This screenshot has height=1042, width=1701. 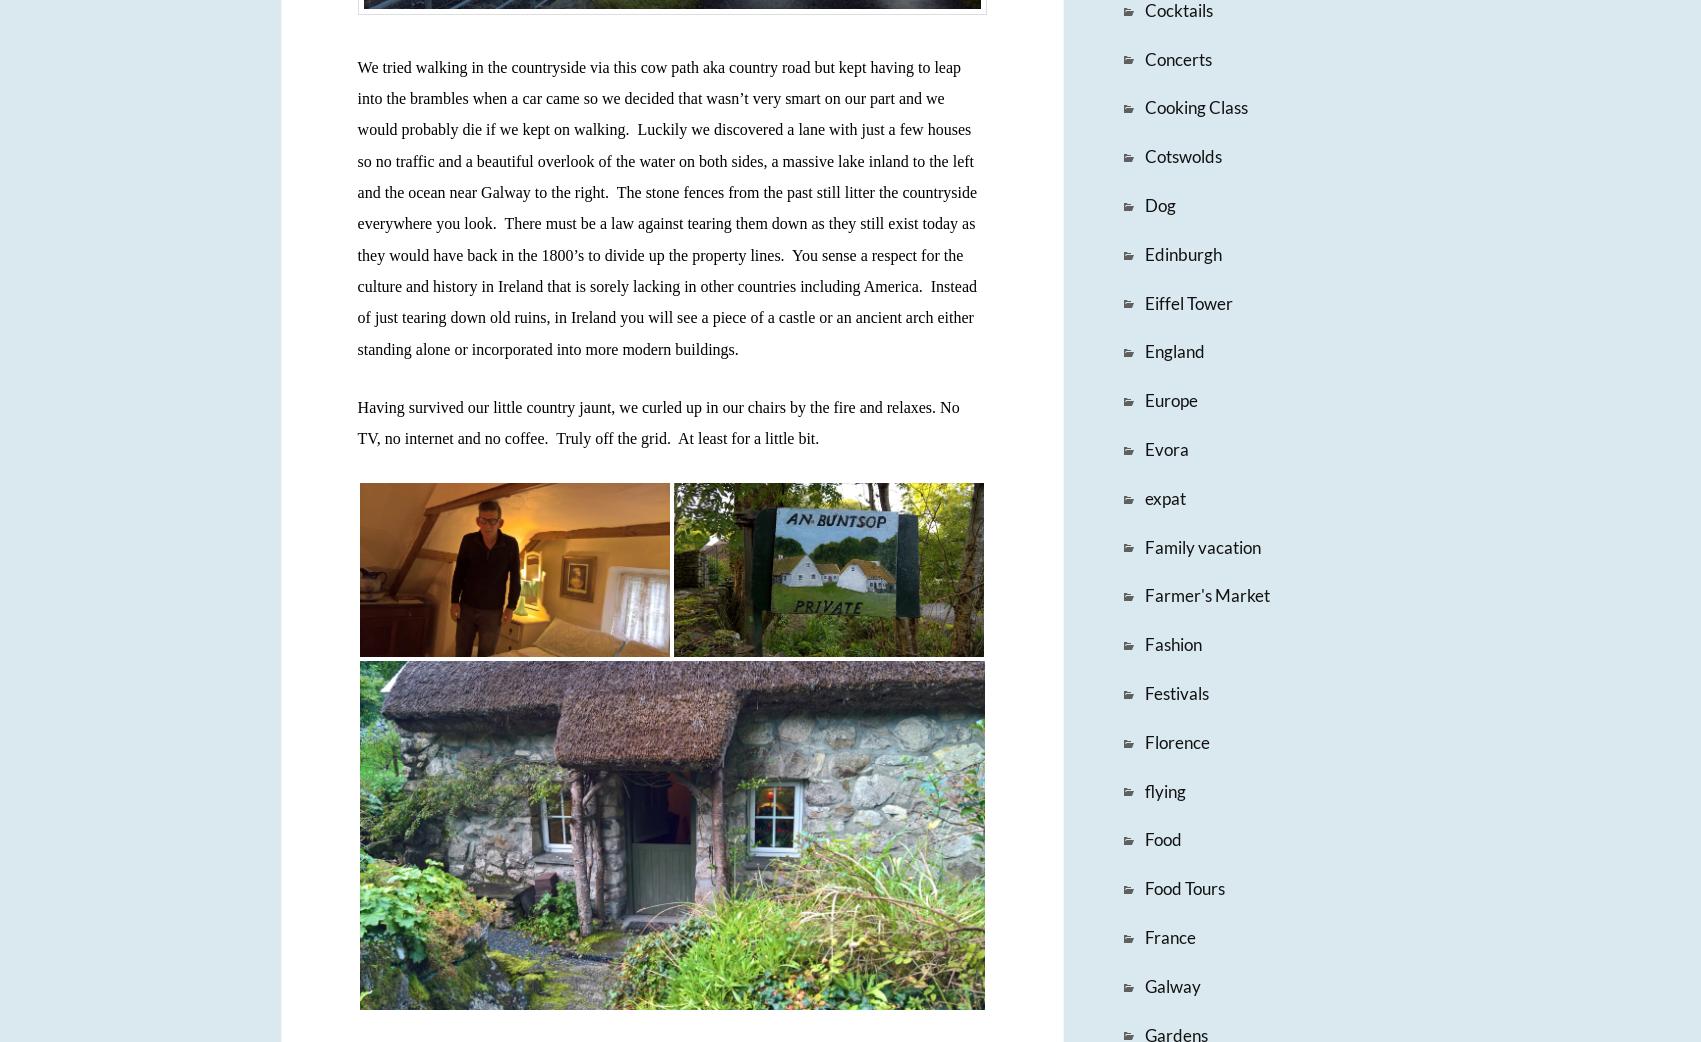 What do you see at coordinates (1142, 57) in the screenshot?
I see `'Concerts'` at bounding box center [1142, 57].